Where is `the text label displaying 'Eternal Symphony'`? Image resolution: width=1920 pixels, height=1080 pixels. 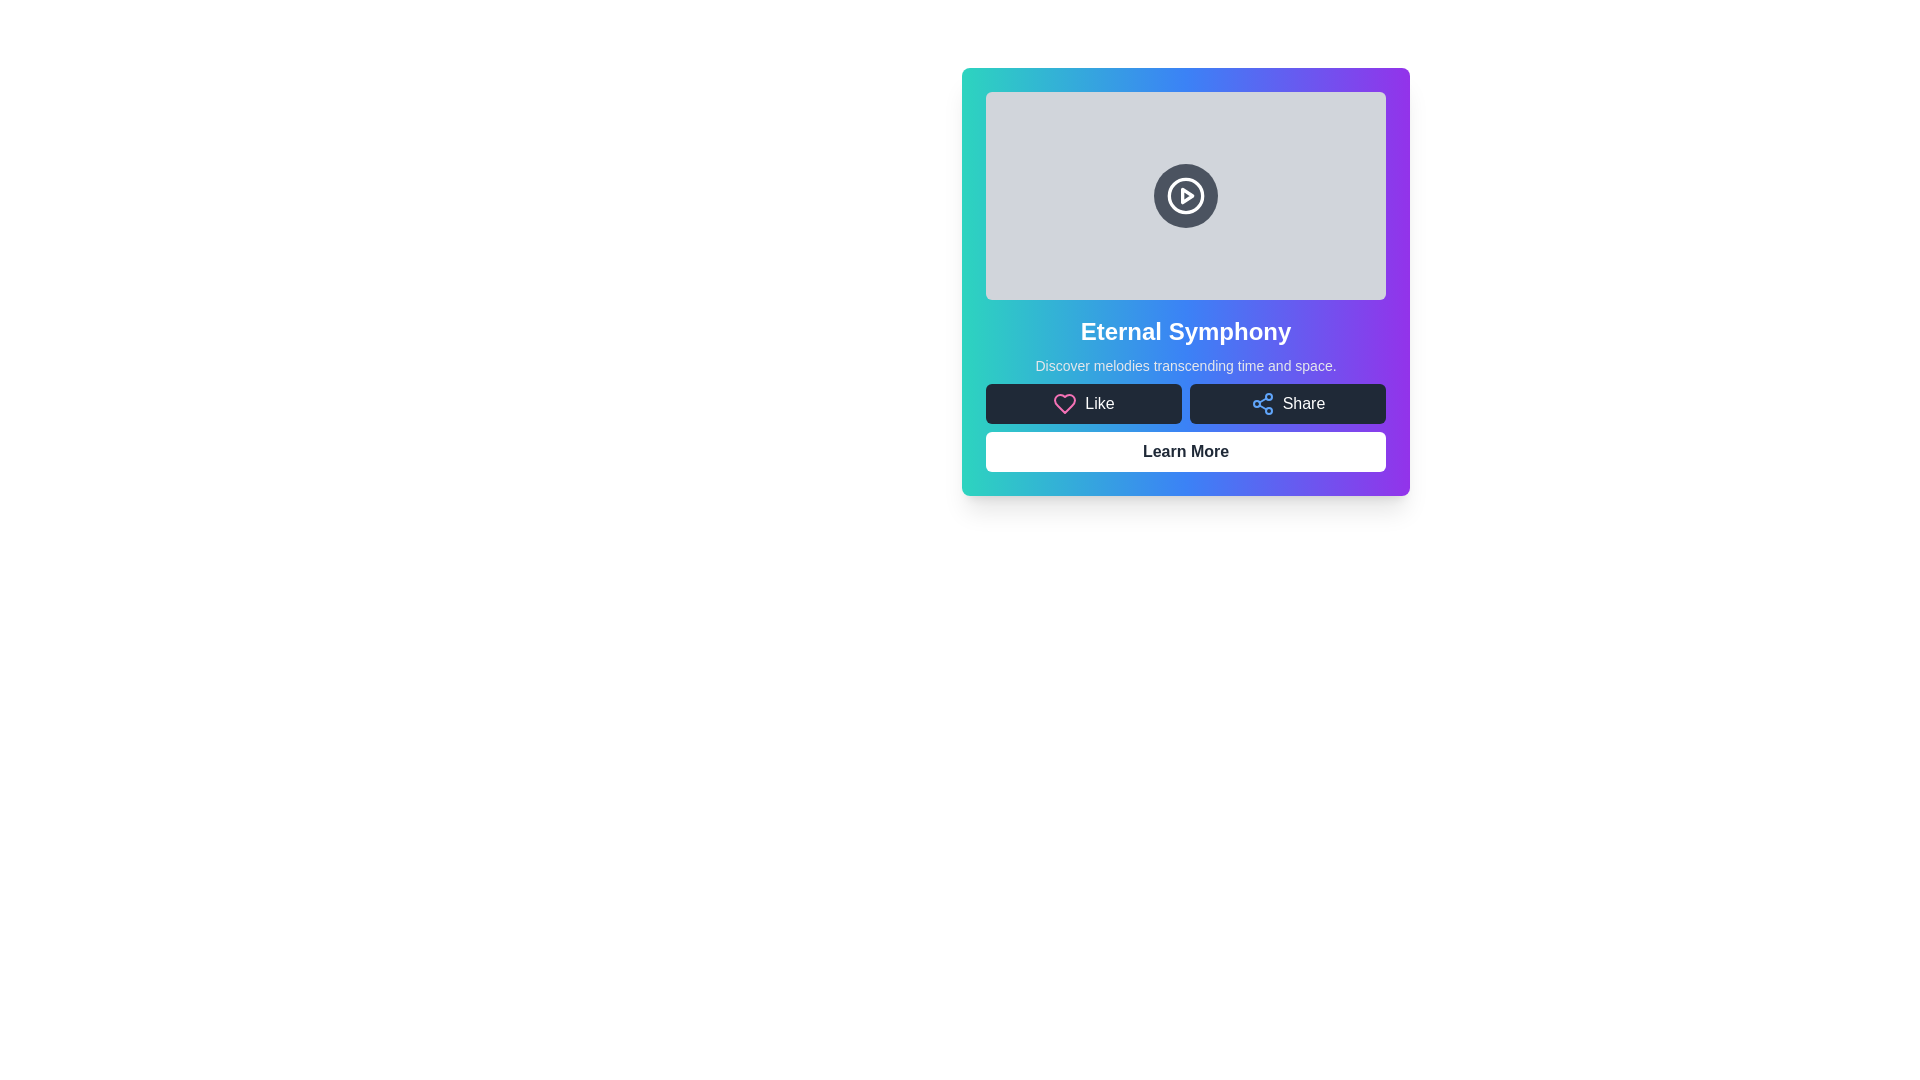
the text label displaying 'Eternal Symphony' is located at coordinates (1185, 330).